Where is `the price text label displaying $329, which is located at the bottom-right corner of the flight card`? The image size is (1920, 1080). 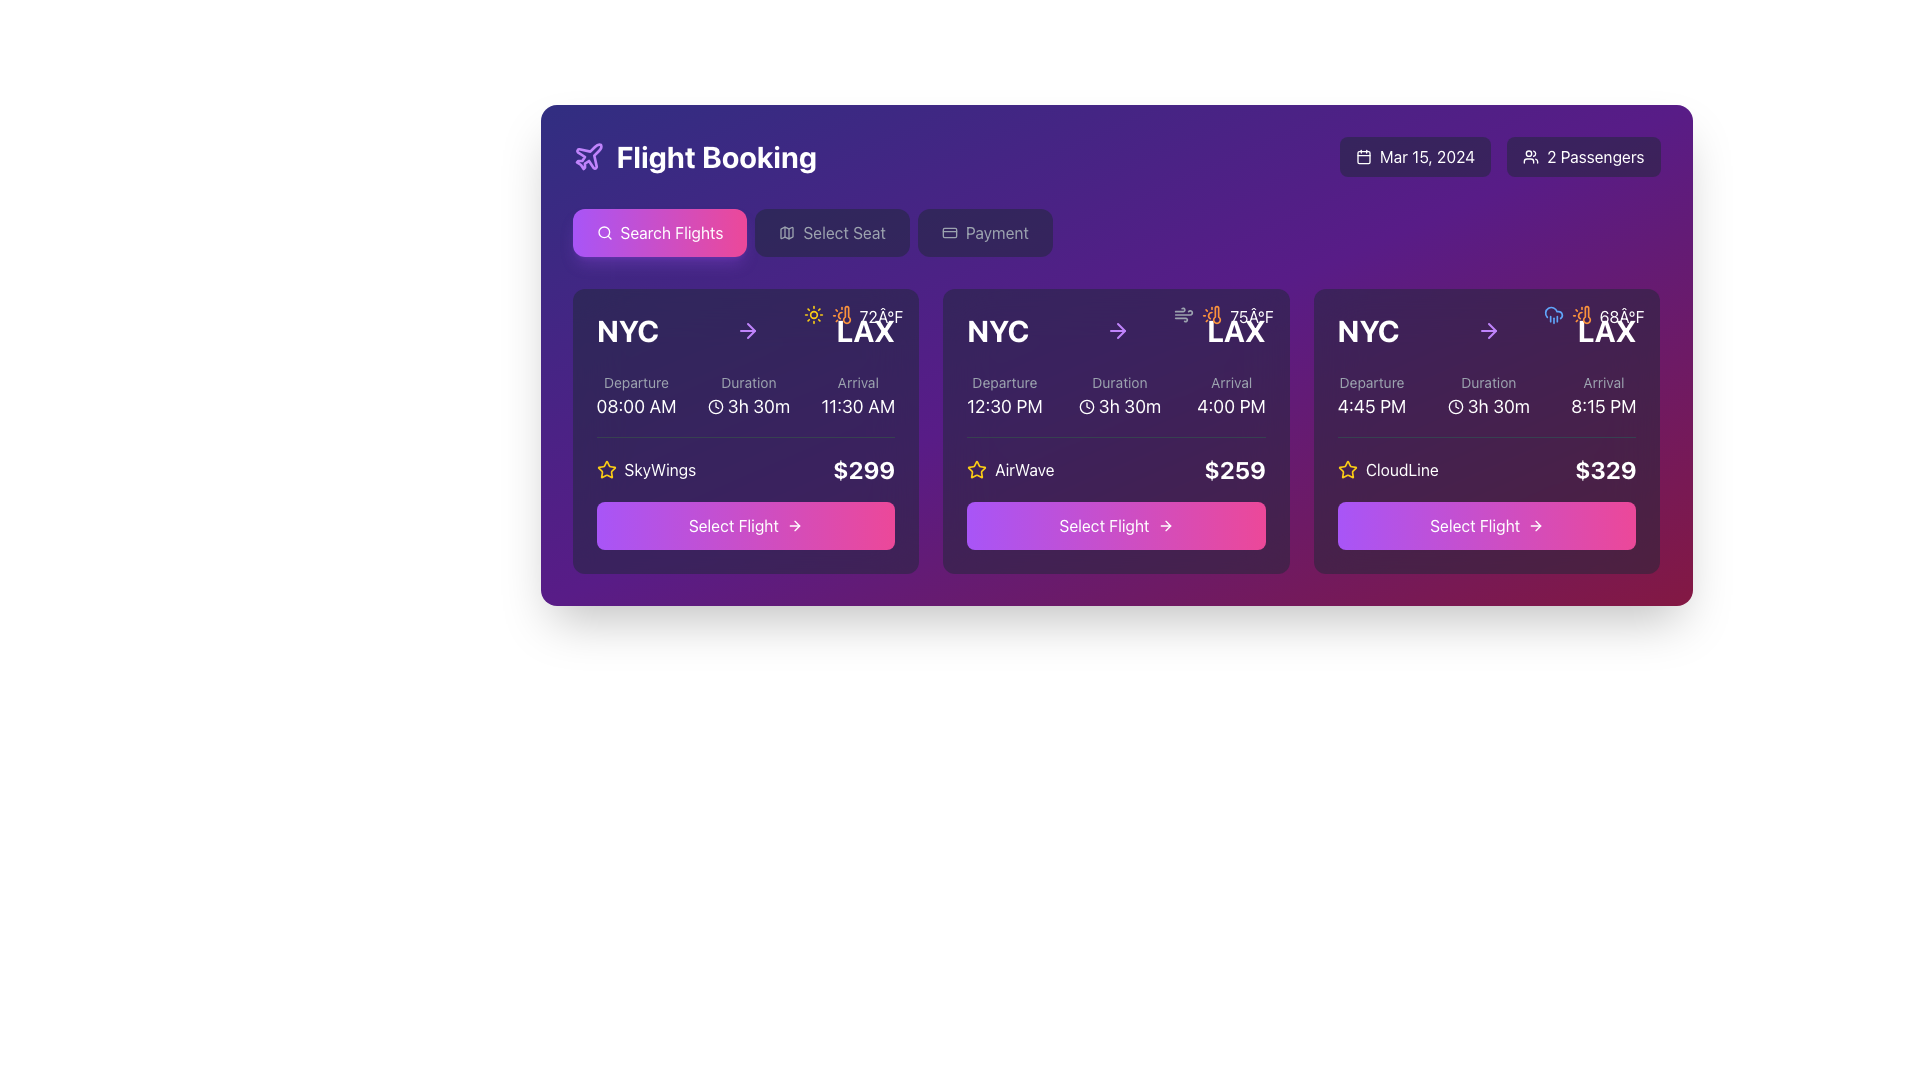 the price text label displaying $329, which is located at the bottom-right corner of the flight card is located at coordinates (1605, 470).